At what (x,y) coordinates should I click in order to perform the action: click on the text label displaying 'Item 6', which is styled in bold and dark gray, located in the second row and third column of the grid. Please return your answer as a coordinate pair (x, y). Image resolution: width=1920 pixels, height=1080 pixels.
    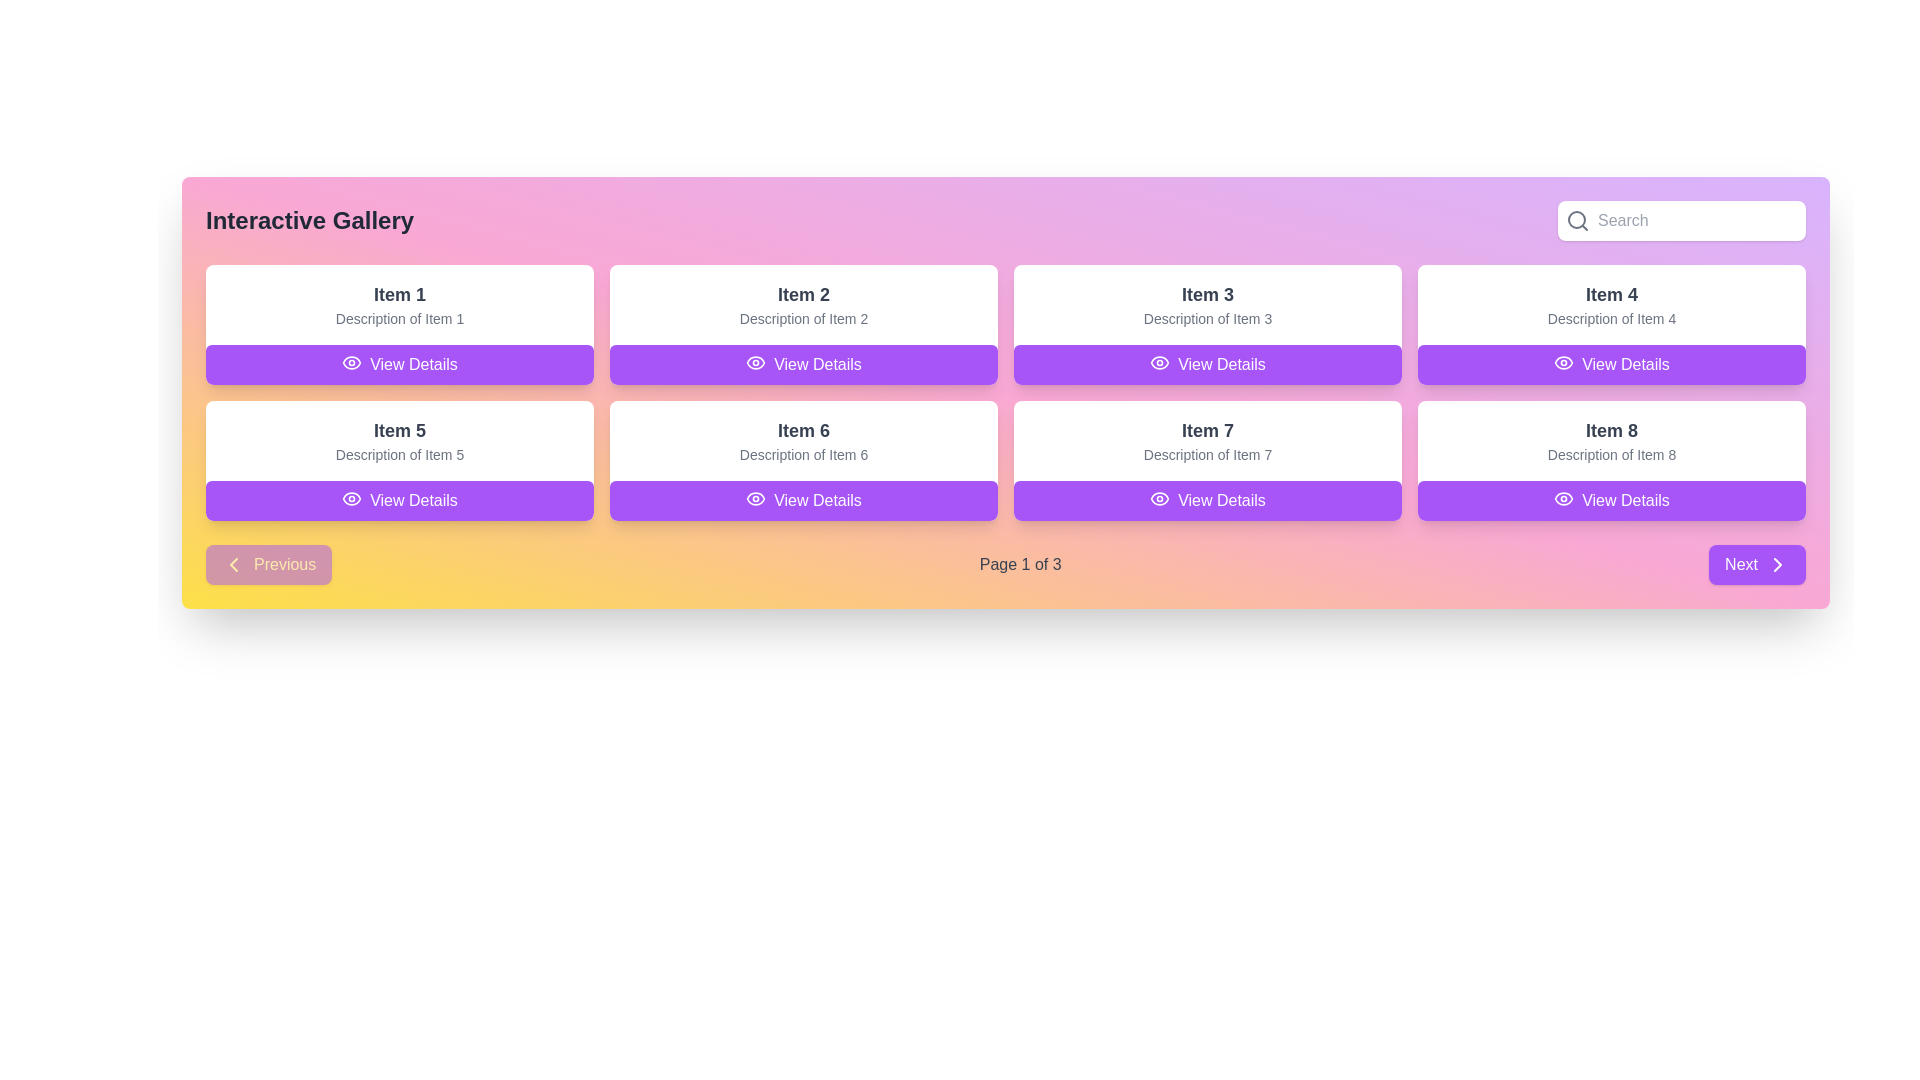
    Looking at the image, I should click on (804, 430).